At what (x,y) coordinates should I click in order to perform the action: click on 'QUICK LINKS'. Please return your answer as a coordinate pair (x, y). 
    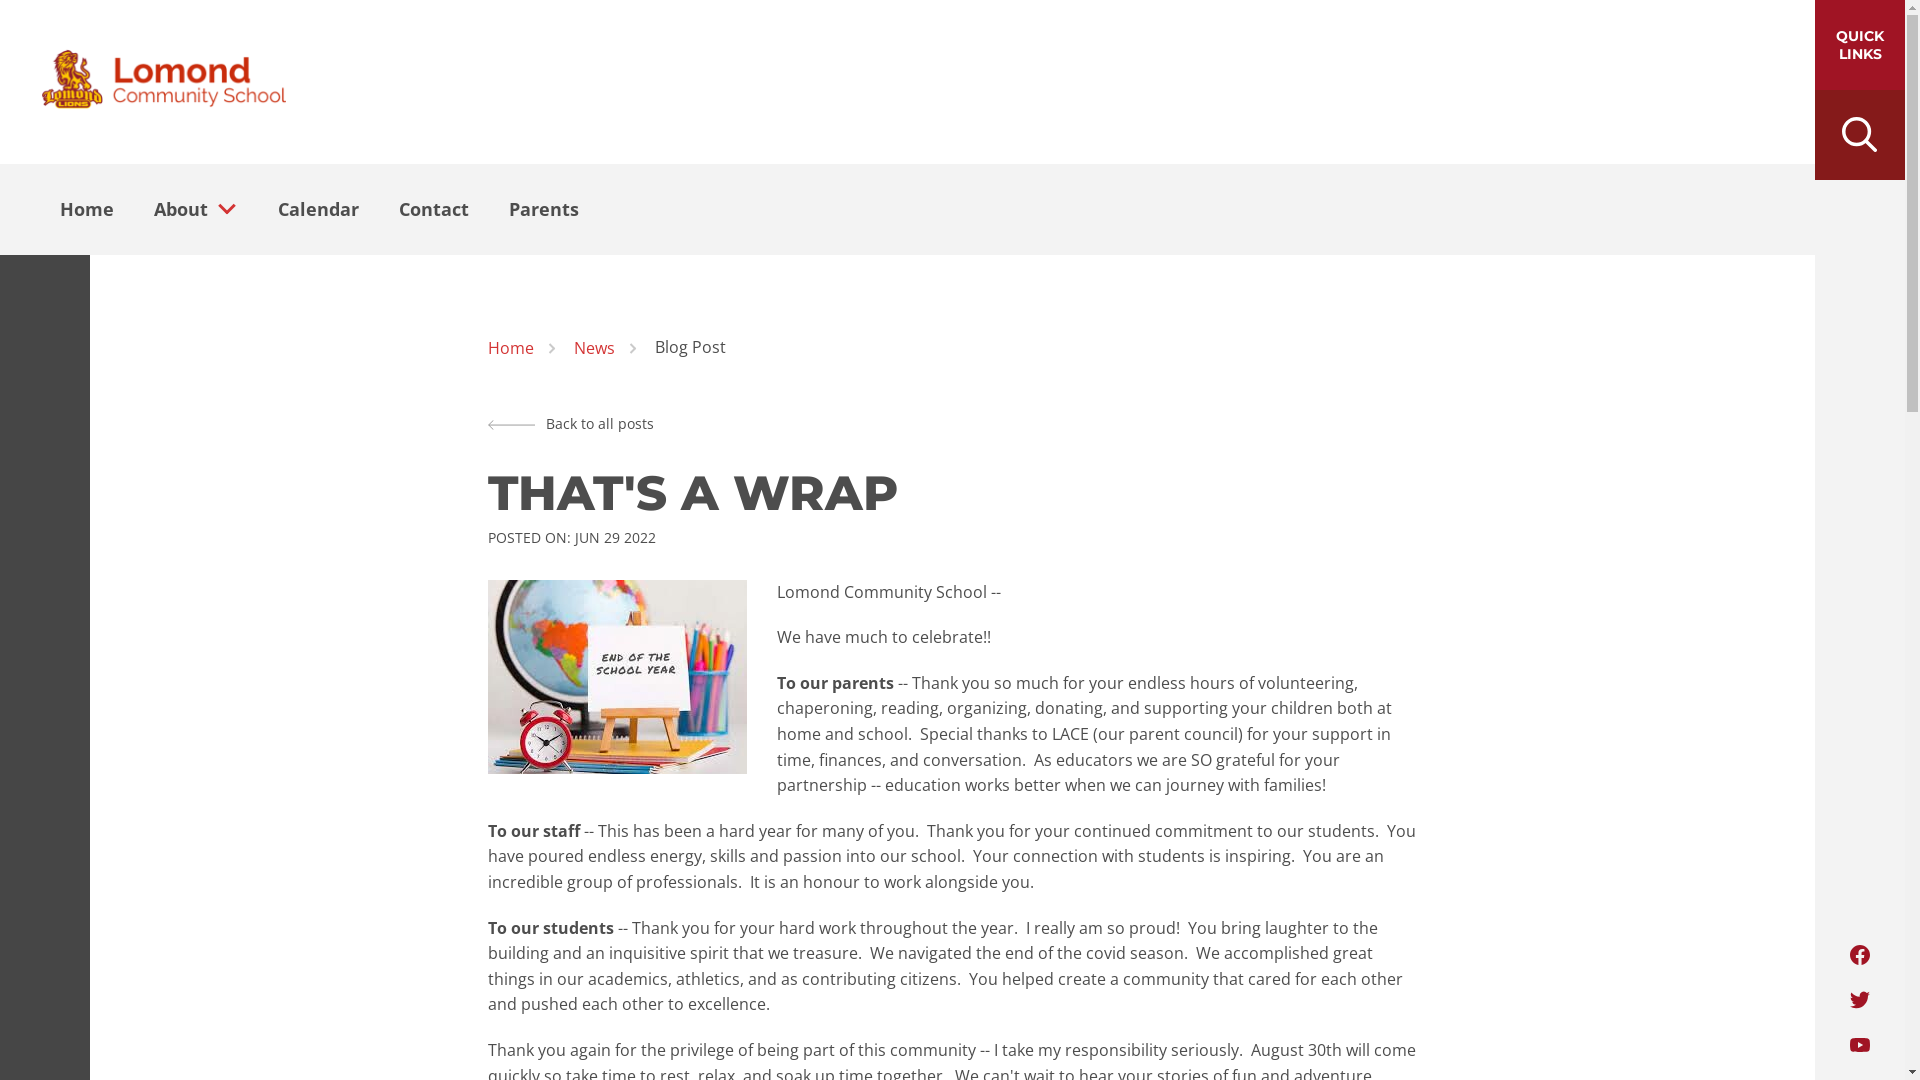
    Looking at the image, I should click on (1859, 45).